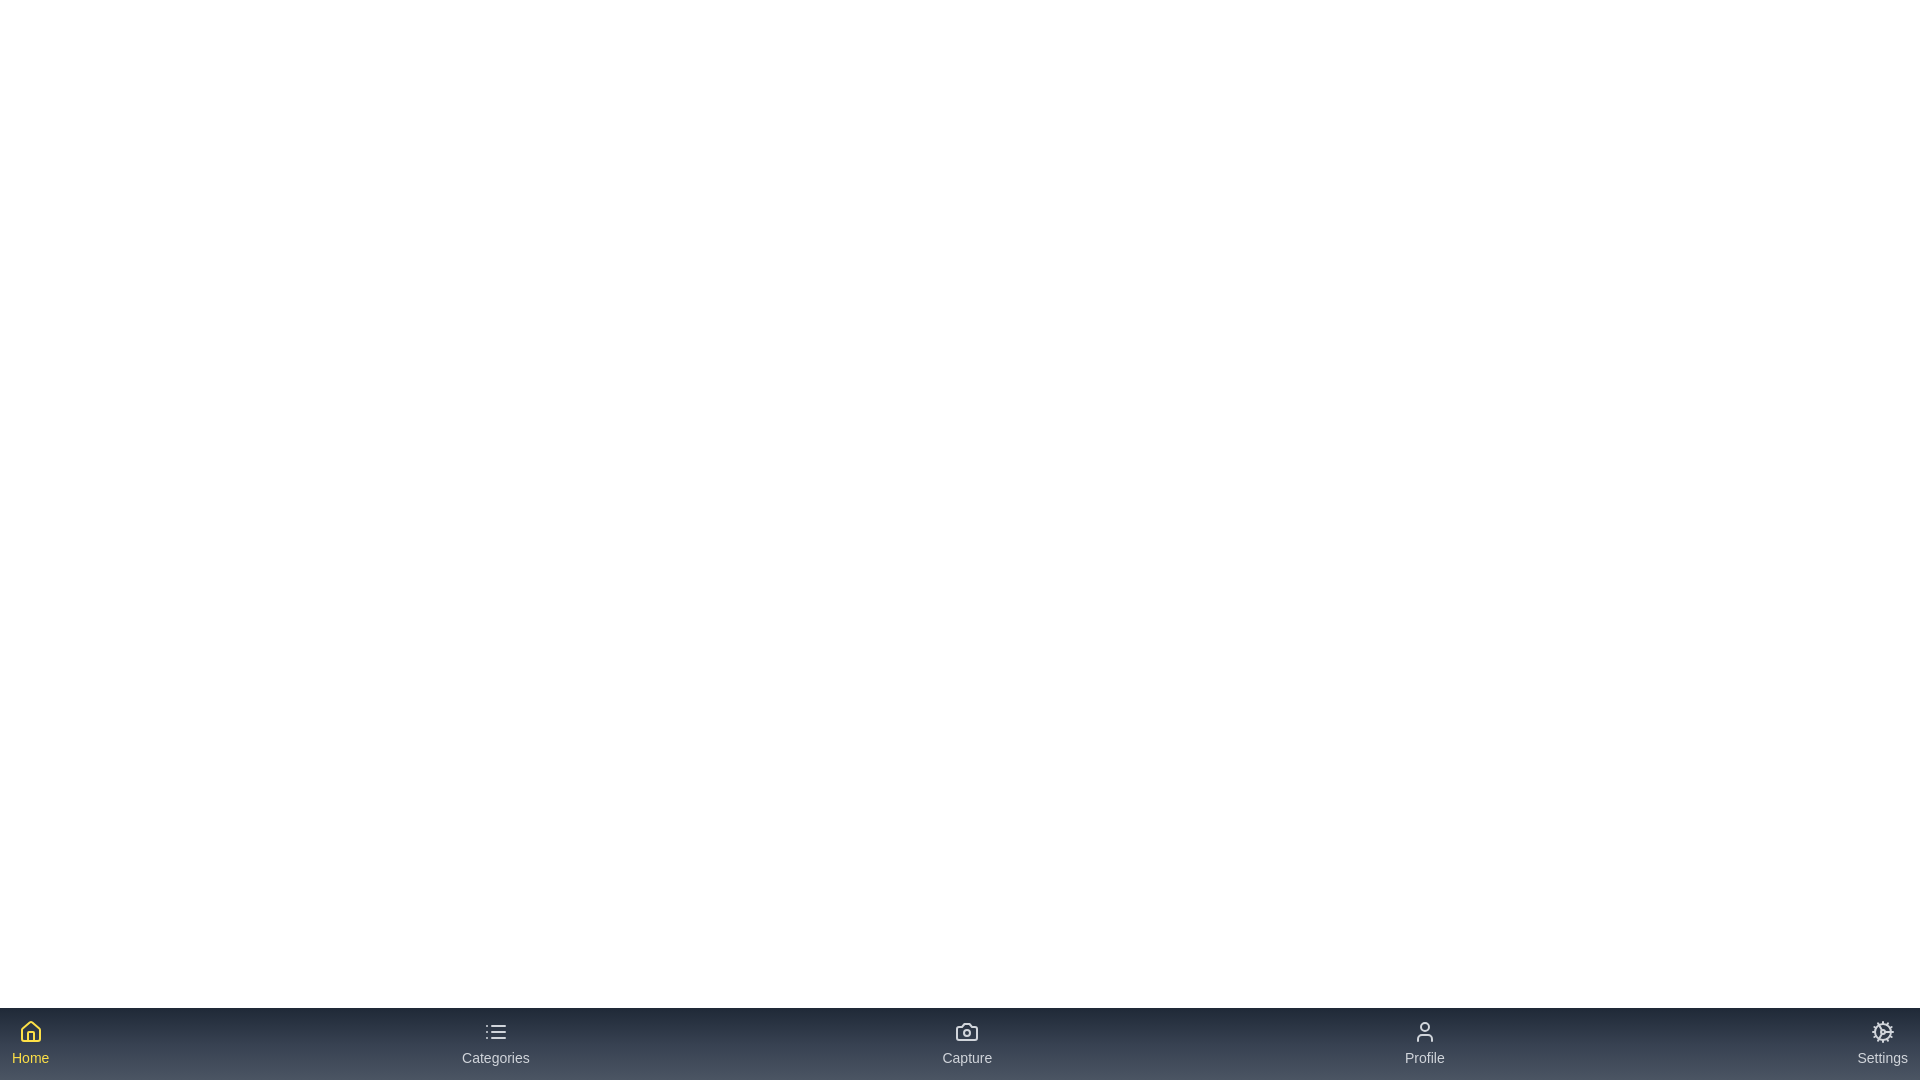  What do you see at coordinates (1423, 1043) in the screenshot?
I see `the Profile tab in the bottom navigation bar` at bounding box center [1423, 1043].